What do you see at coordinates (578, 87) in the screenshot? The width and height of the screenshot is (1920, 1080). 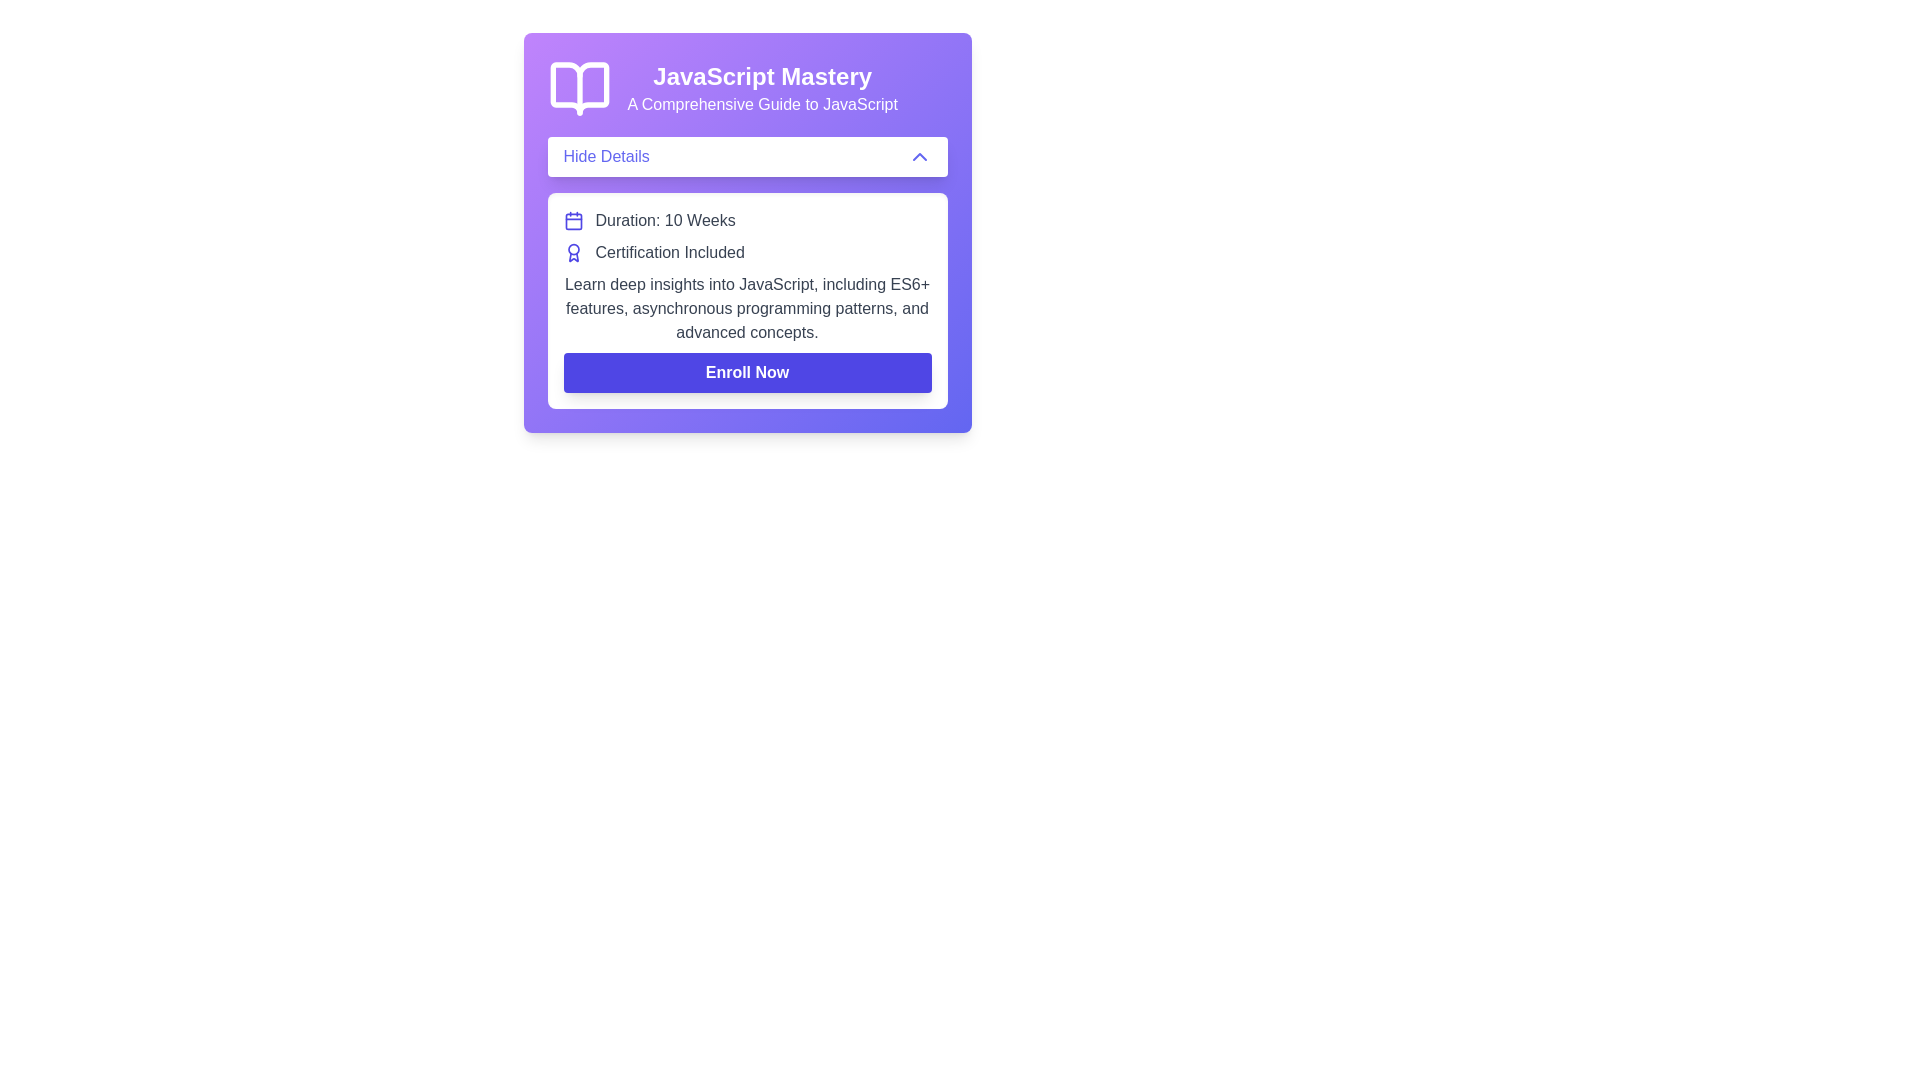 I see `the open book icon, which is outlined in white and located within a purple rectangular area to the left of the 'JavaScript Mastery' title and subtitle` at bounding box center [578, 87].